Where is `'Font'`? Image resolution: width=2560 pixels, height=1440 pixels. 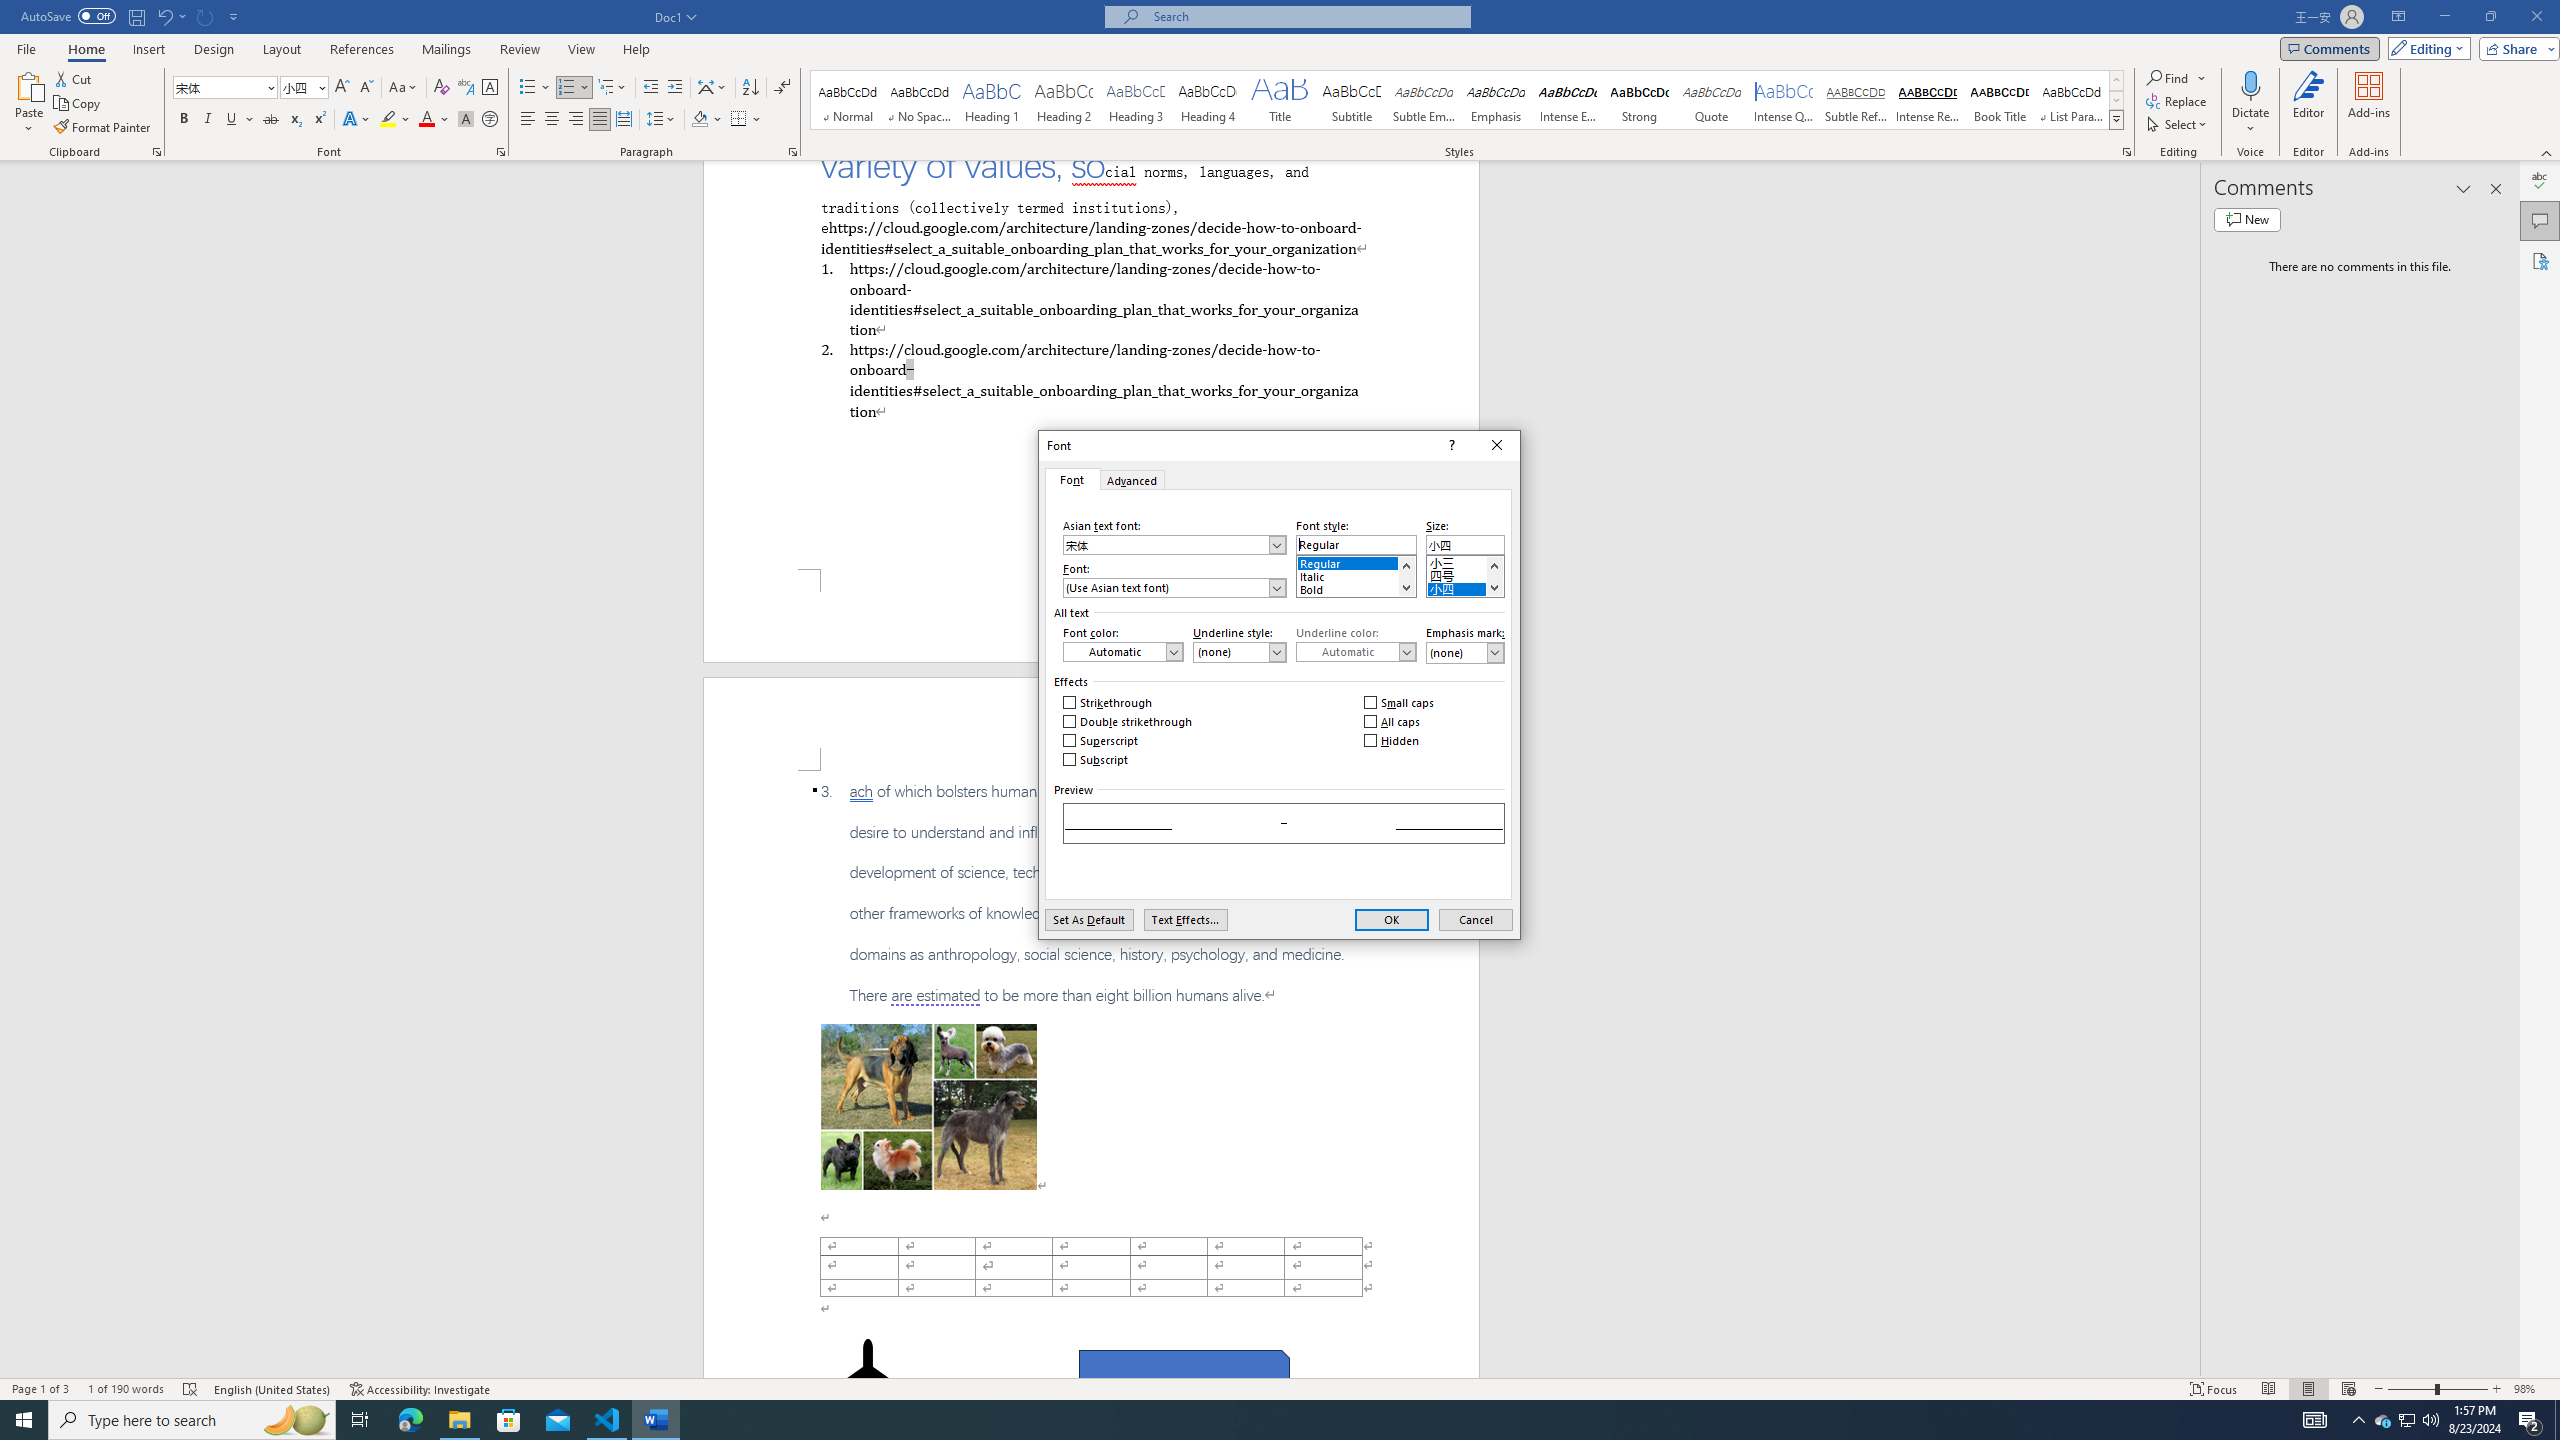 'Font' is located at coordinates (1071, 478).